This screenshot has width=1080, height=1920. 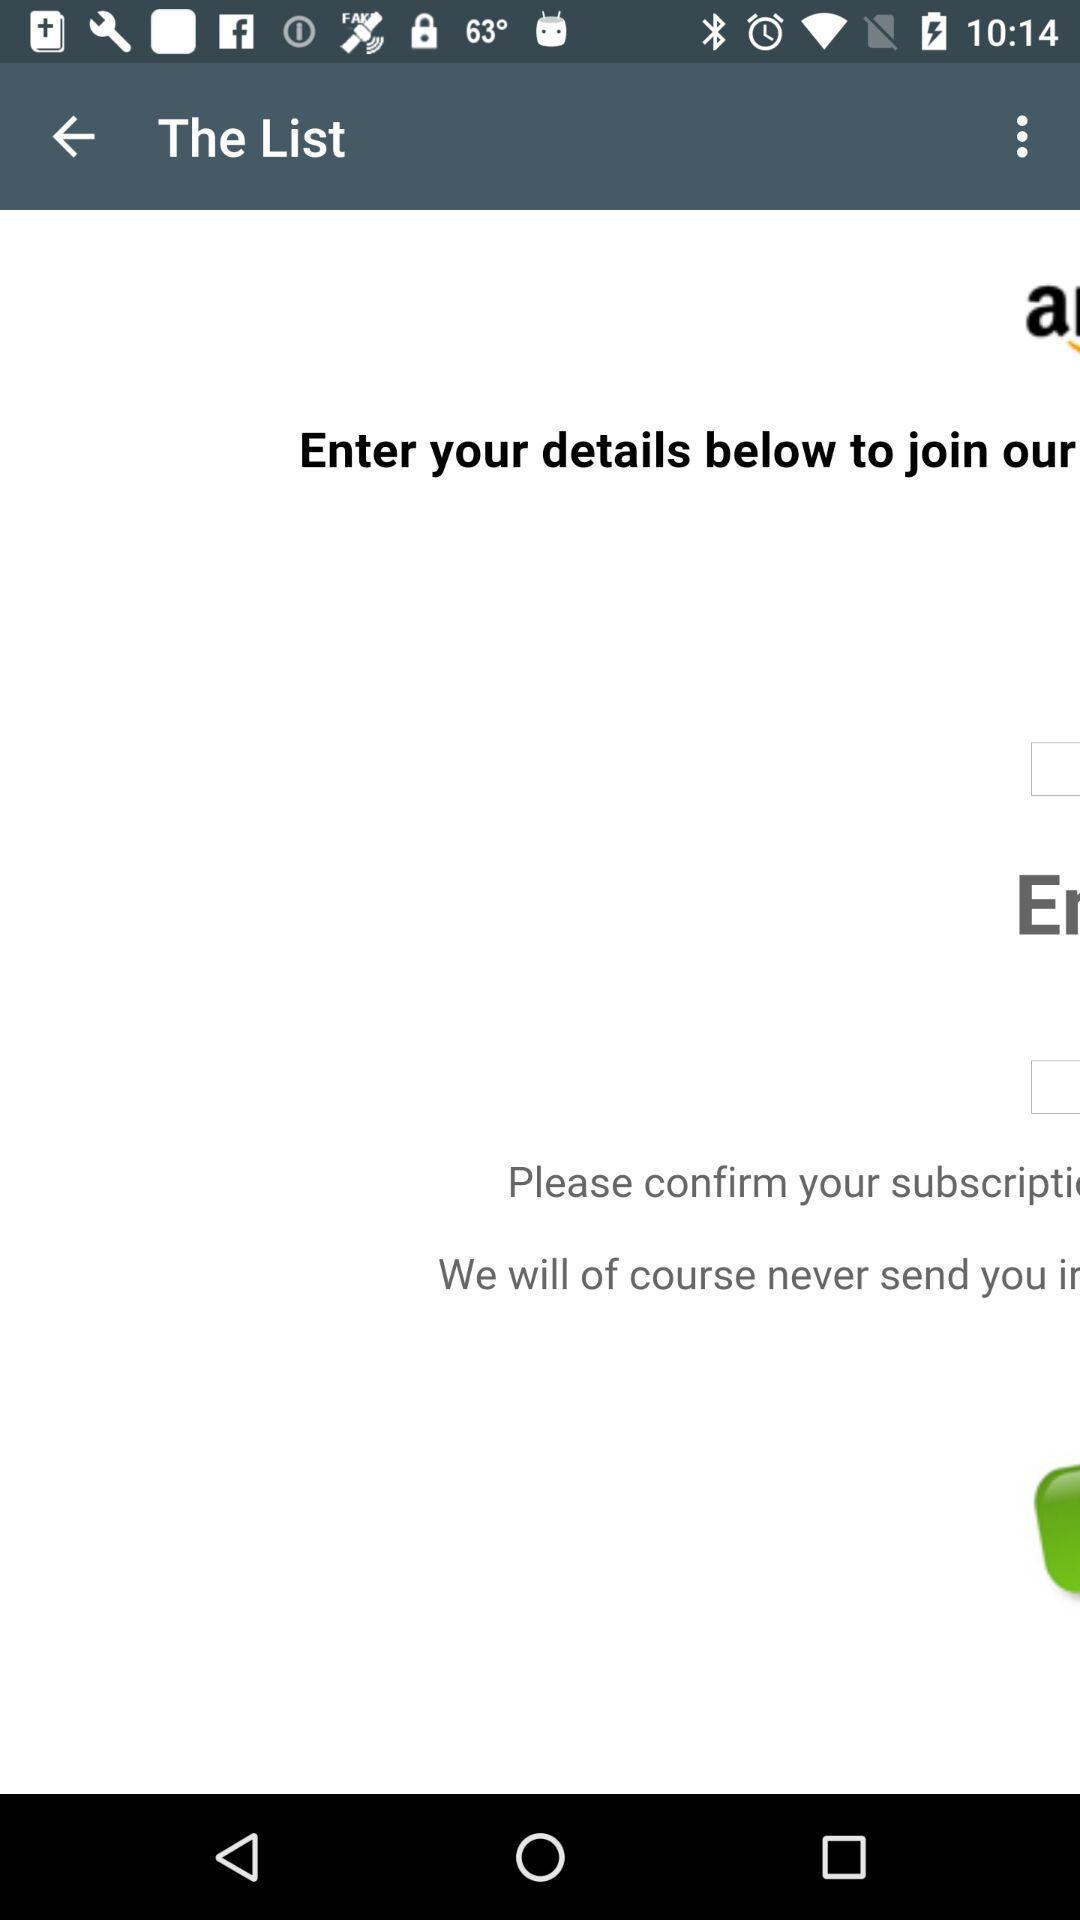 What do you see at coordinates (1027, 135) in the screenshot?
I see `item next to the the list` at bounding box center [1027, 135].